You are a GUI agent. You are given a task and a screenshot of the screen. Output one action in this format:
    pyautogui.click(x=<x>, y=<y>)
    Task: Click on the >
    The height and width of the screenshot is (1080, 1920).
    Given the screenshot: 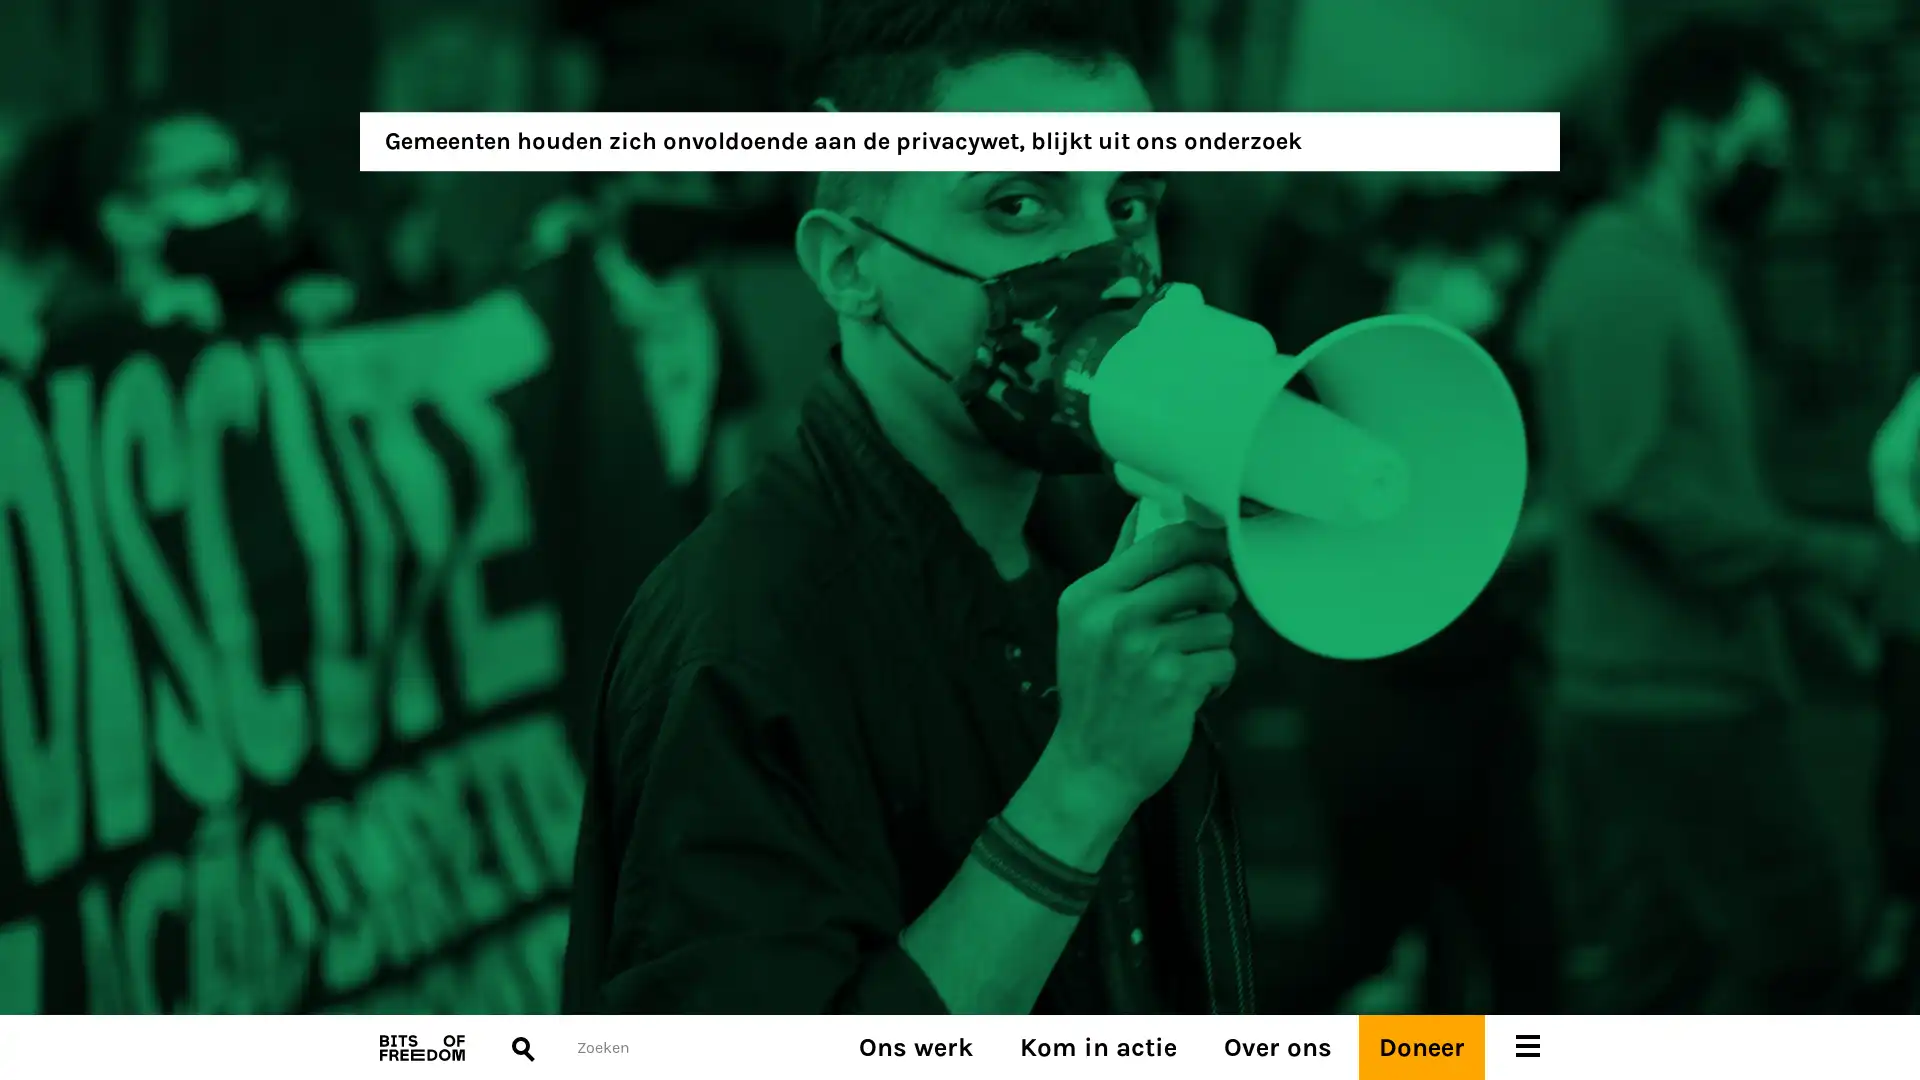 What is the action you would take?
    pyautogui.click(x=998, y=616)
    